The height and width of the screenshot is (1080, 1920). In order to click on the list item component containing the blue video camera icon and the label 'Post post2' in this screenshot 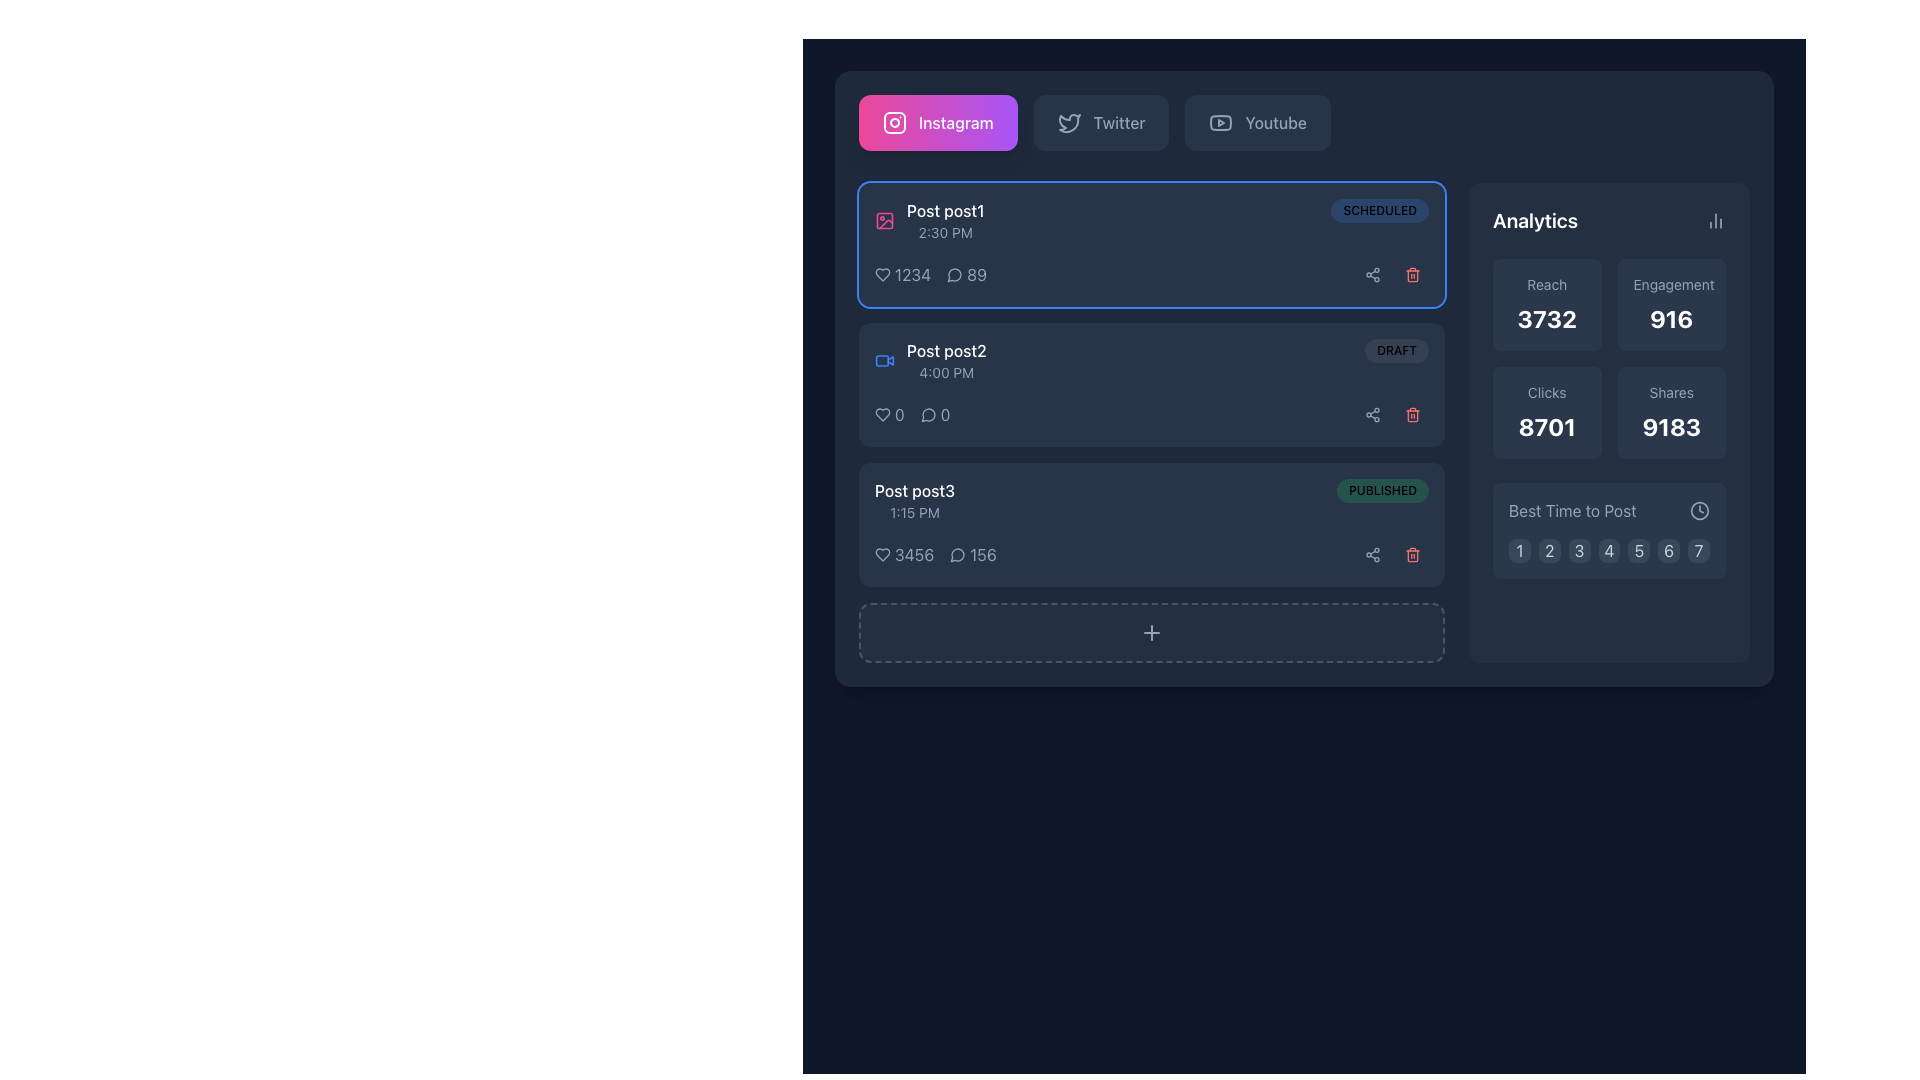, I will do `click(929, 361)`.